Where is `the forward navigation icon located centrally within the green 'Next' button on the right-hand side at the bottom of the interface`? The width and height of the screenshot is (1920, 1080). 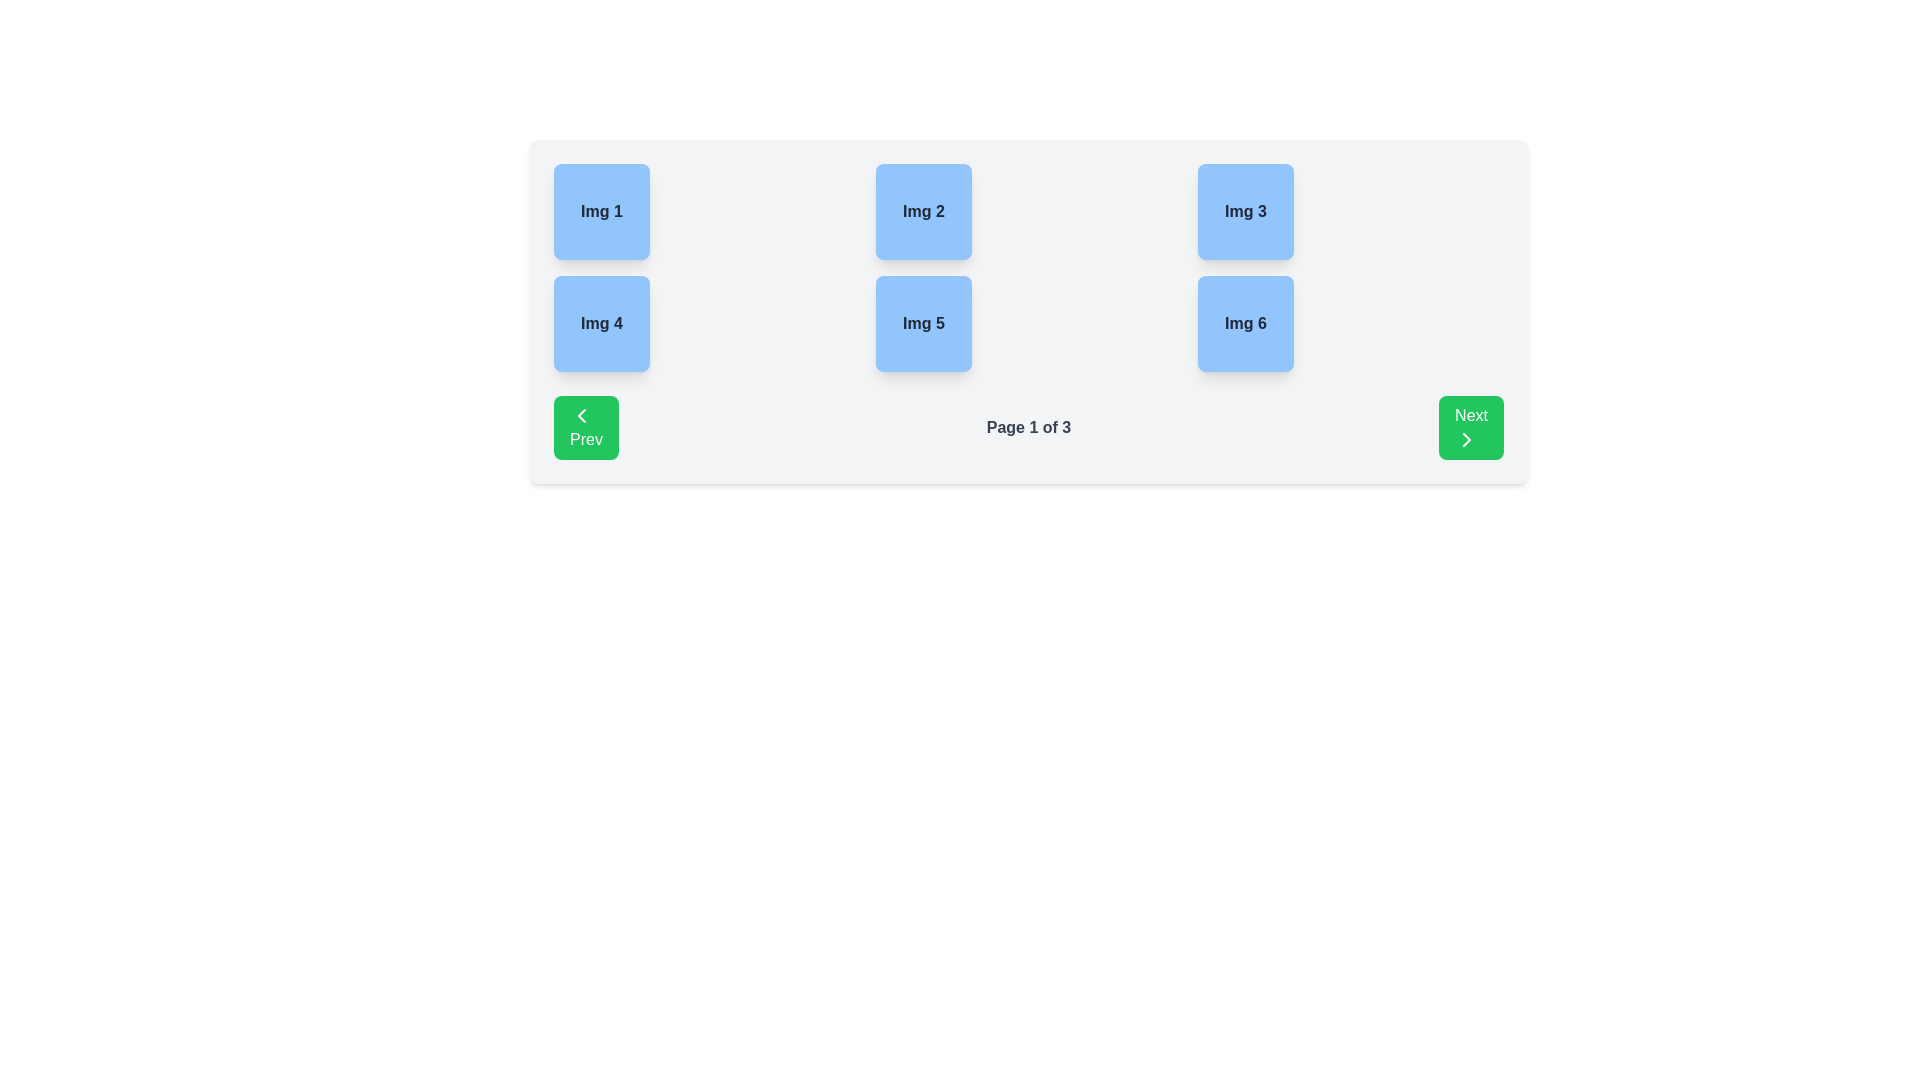
the forward navigation icon located centrally within the green 'Next' button on the right-hand side at the bottom of the interface is located at coordinates (1467, 438).